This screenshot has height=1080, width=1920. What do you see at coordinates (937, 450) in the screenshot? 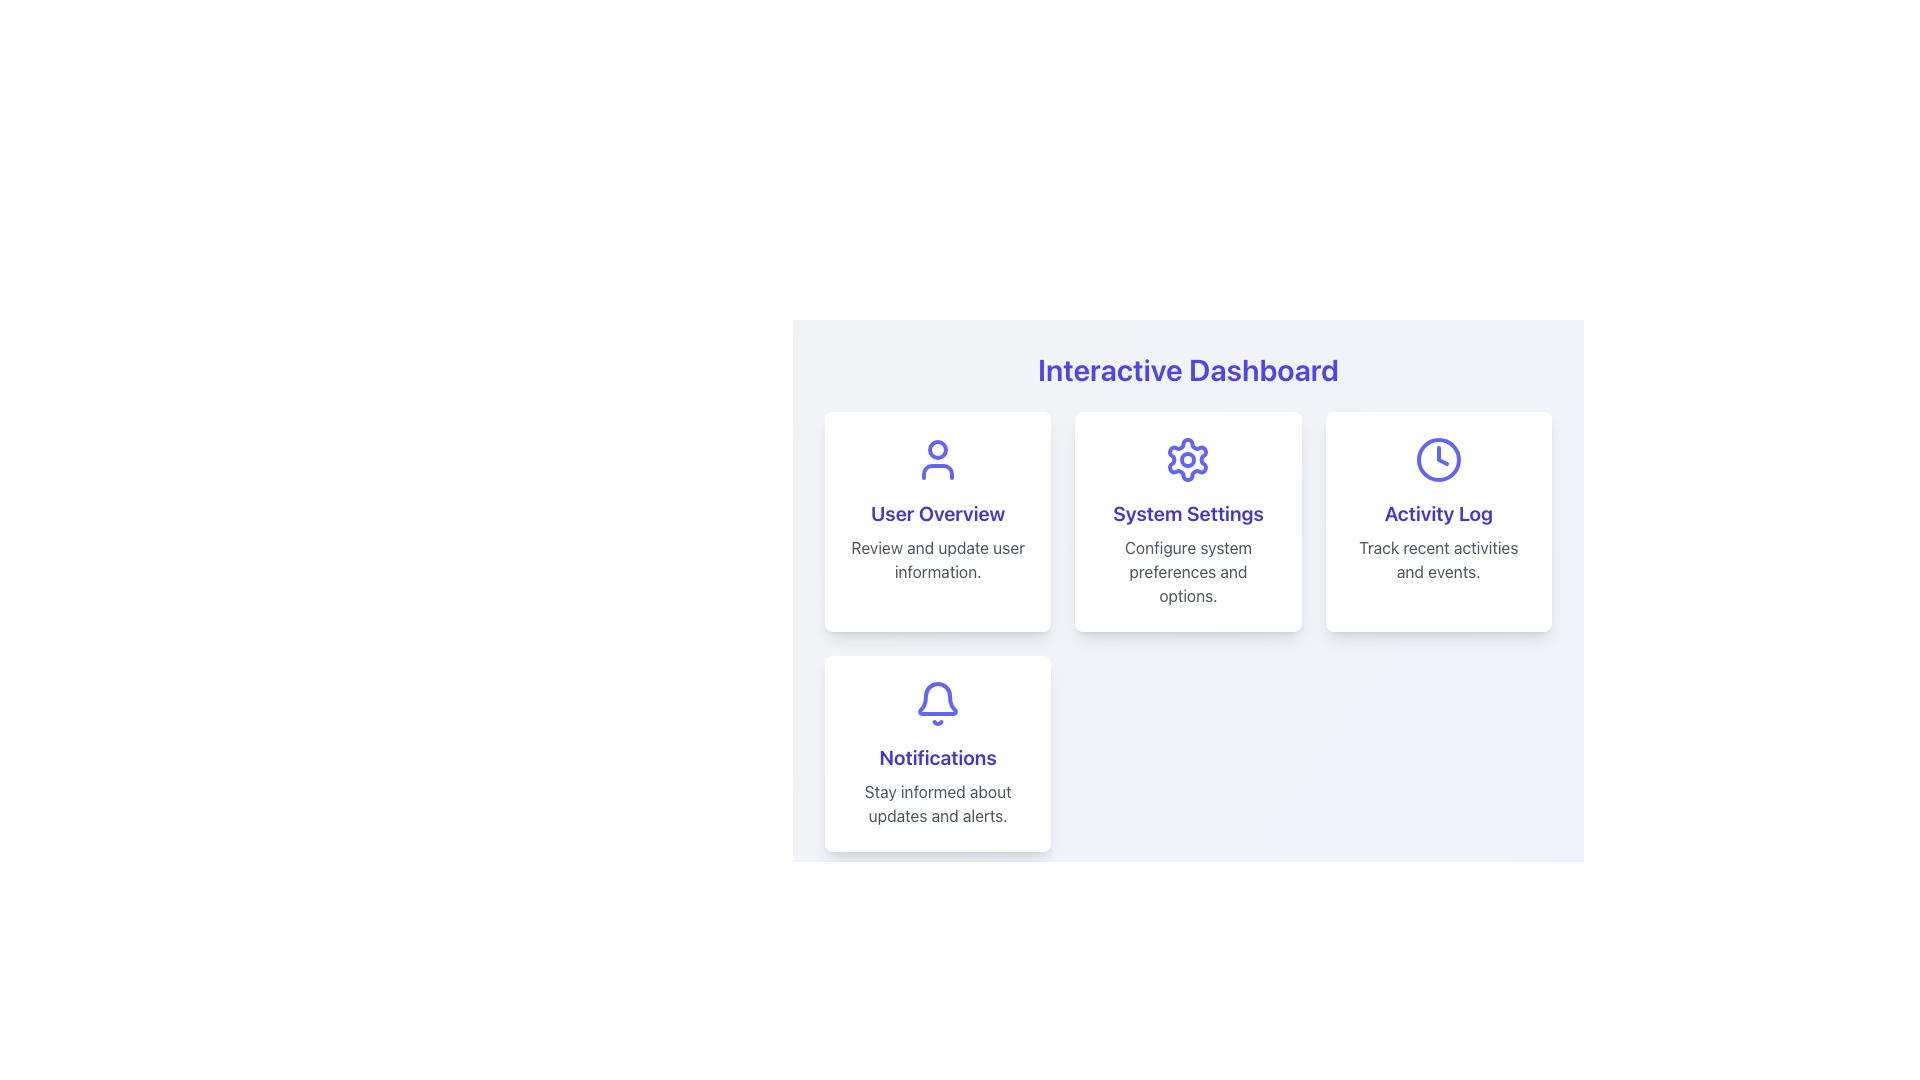
I see `the decorative SVG circle element that represents the user's head in the User Overview card, located above the text label` at bounding box center [937, 450].